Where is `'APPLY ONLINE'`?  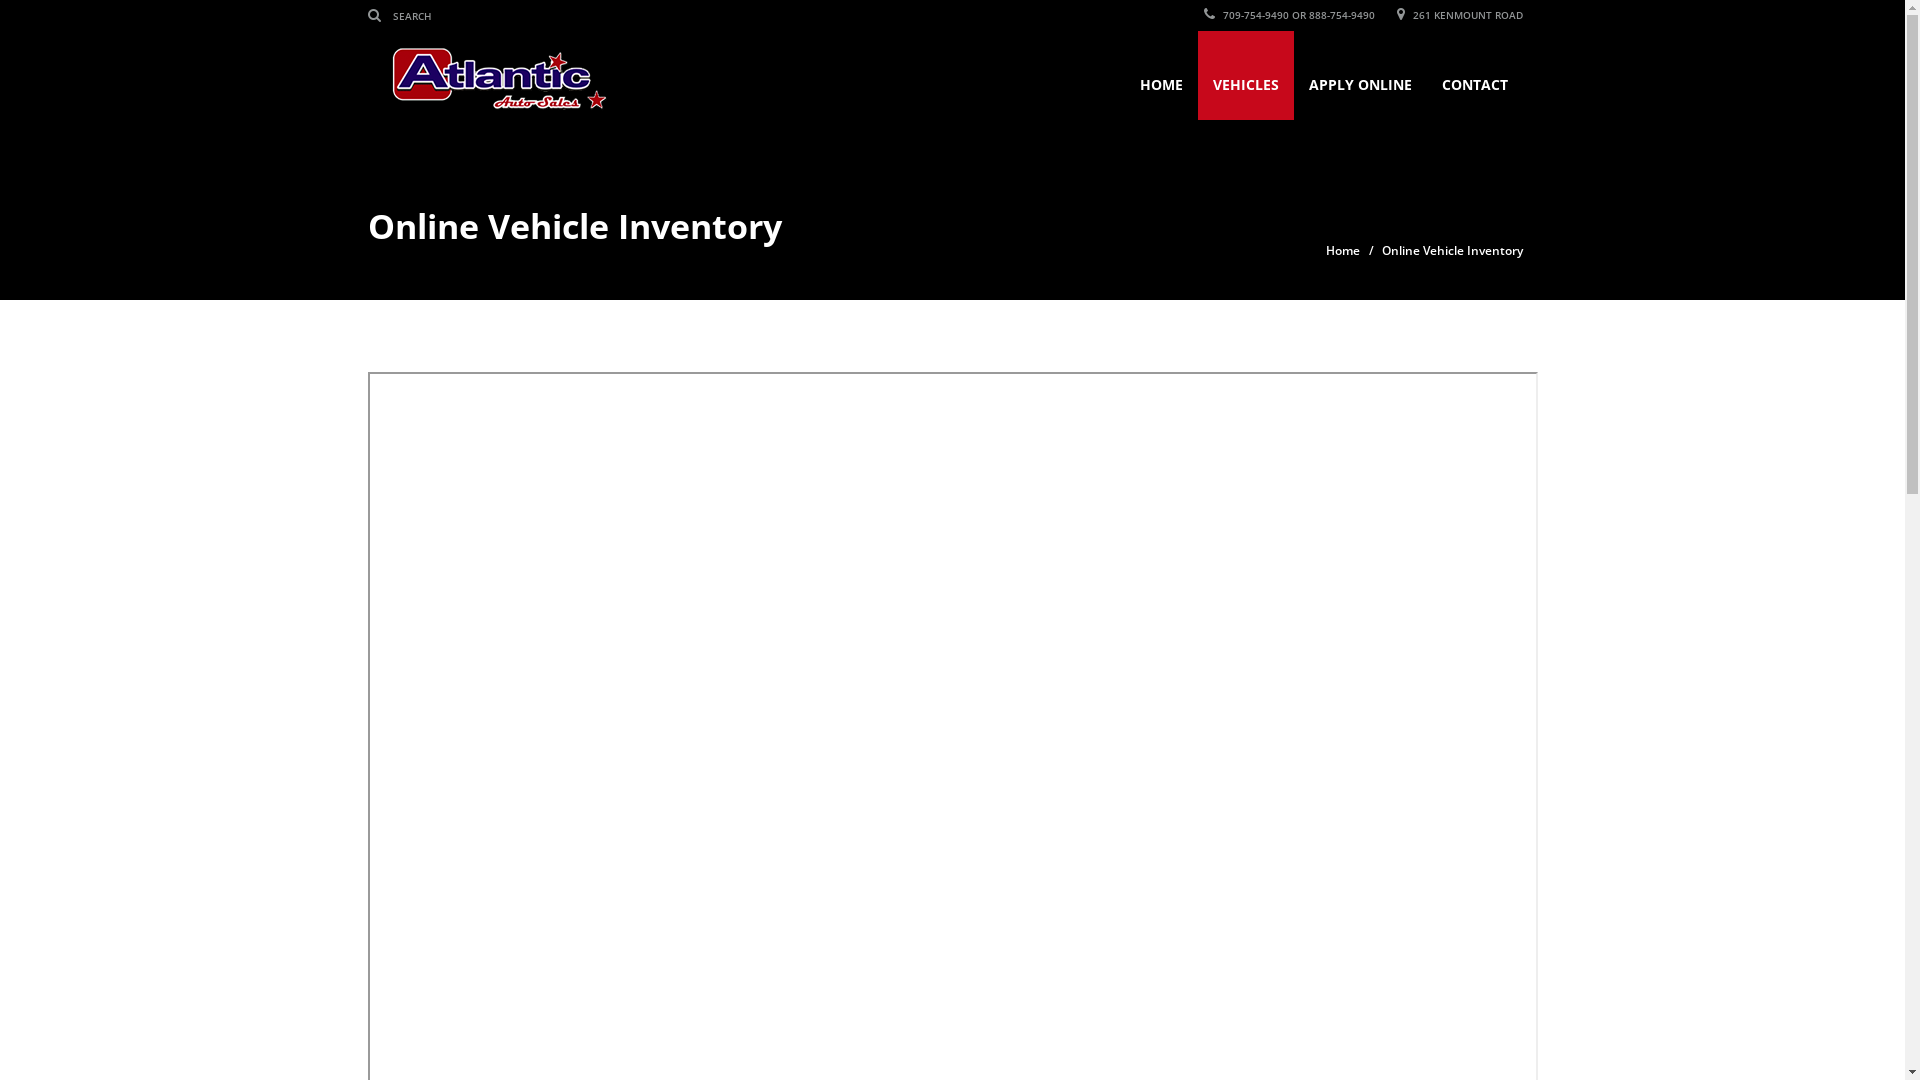
'APPLY ONLINE' is located at coordinates (1294, 74).